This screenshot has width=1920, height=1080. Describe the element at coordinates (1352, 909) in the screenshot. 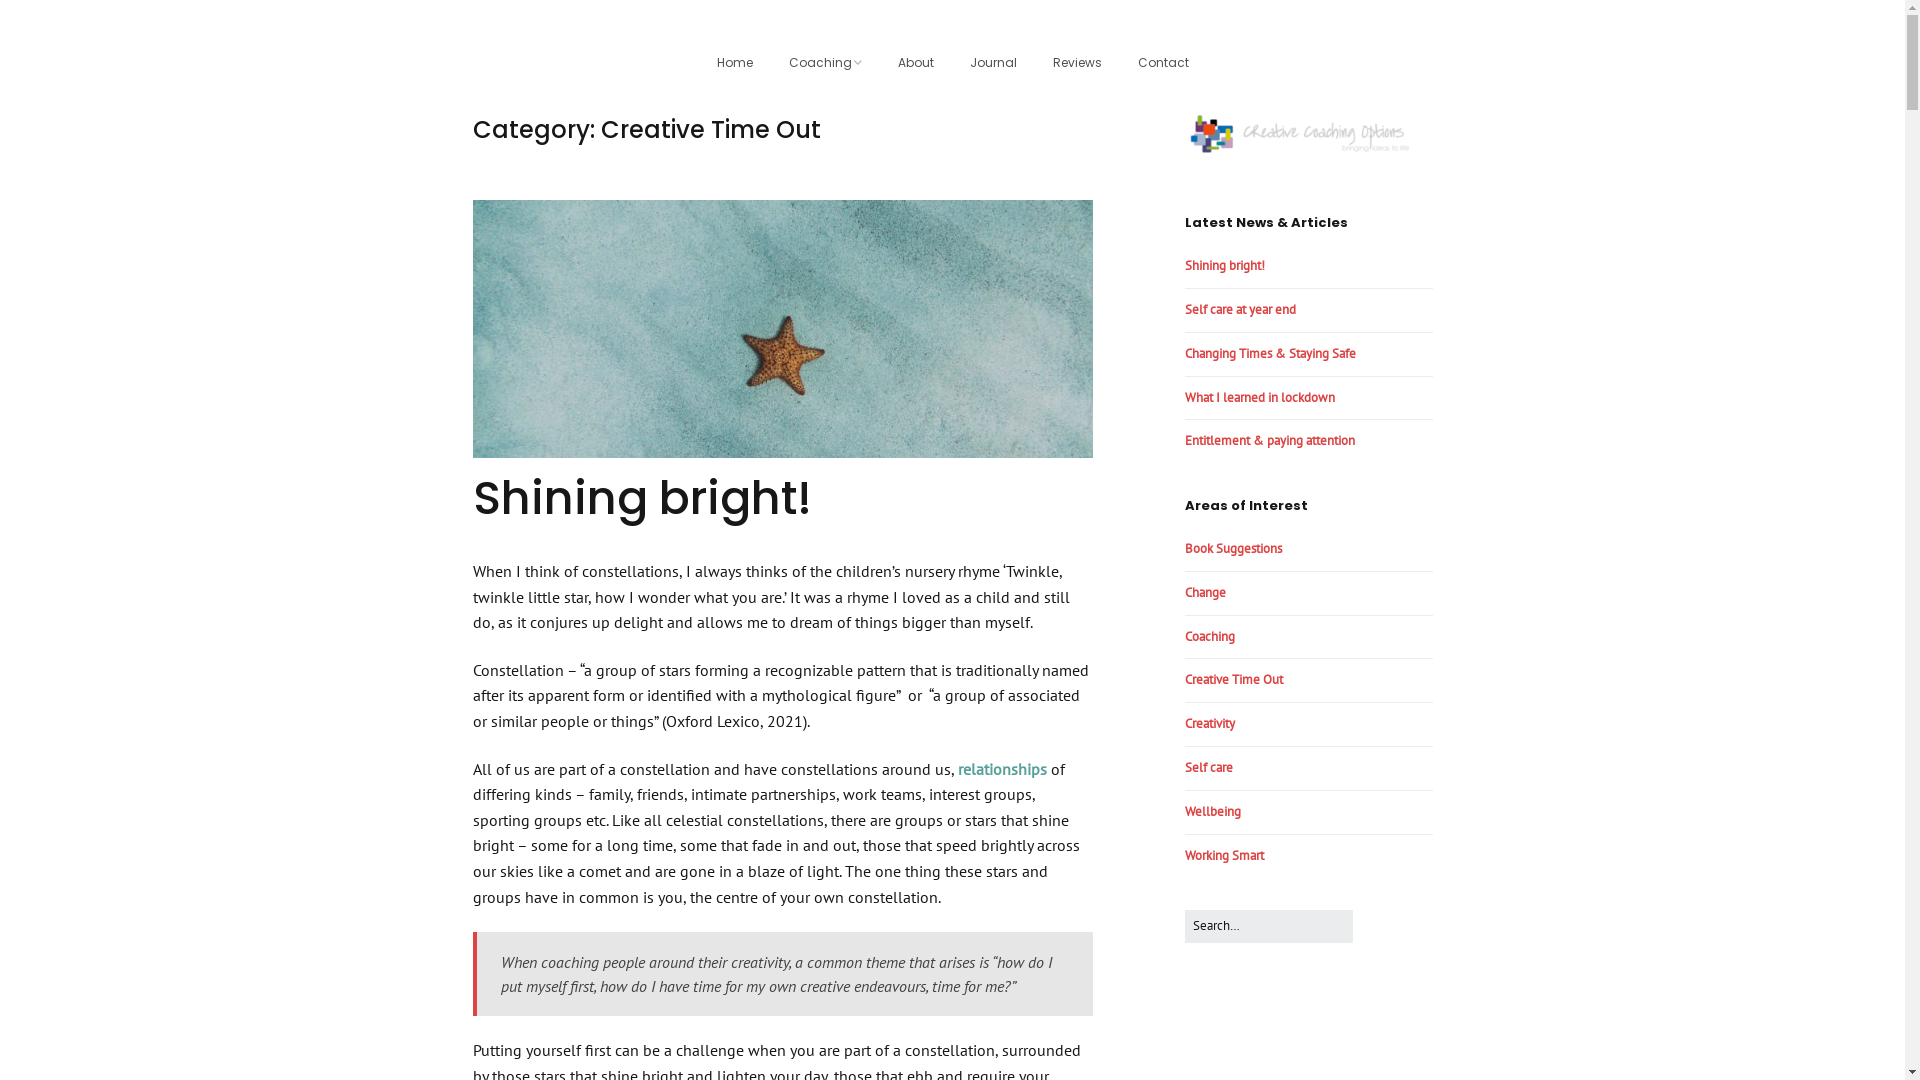

I see `'Search'` at that location.